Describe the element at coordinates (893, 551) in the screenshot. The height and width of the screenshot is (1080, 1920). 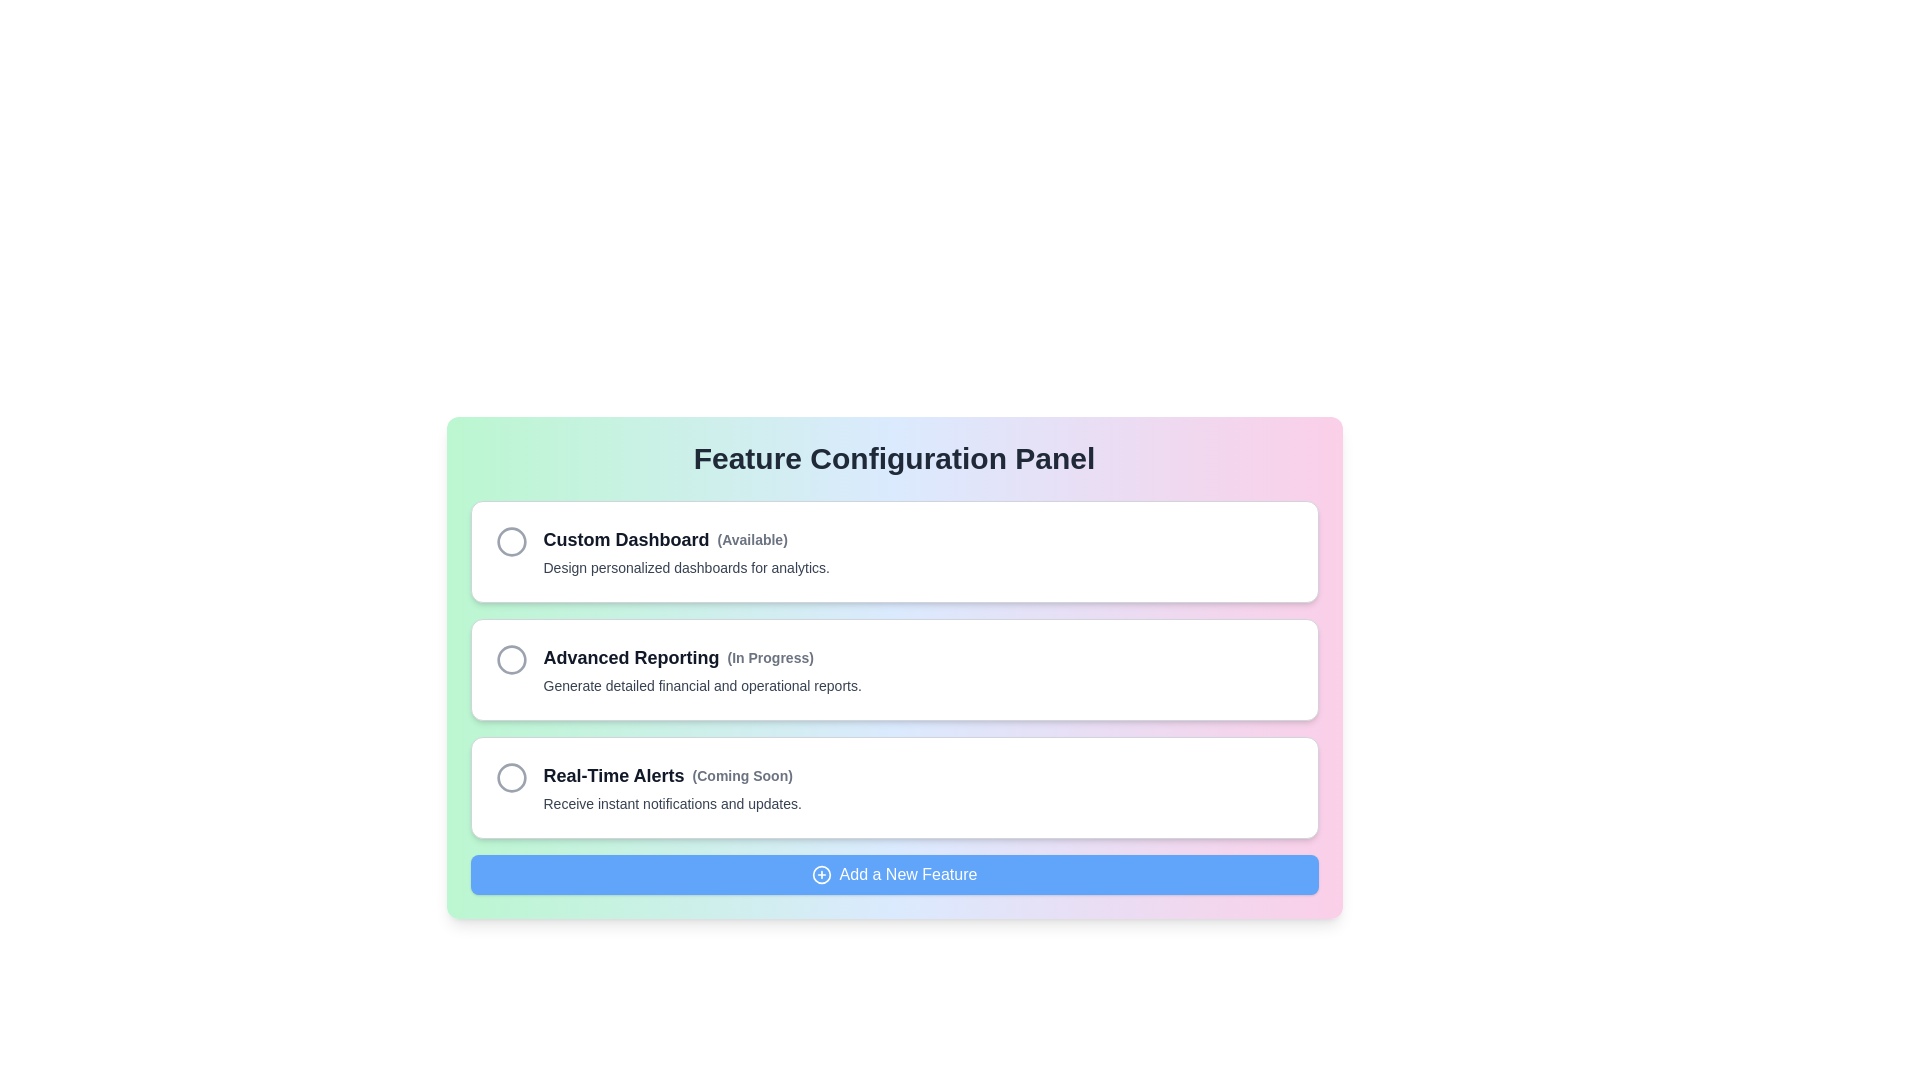
I see `the Informational section titled 'Custom Dashboard (Available)'` at that location.